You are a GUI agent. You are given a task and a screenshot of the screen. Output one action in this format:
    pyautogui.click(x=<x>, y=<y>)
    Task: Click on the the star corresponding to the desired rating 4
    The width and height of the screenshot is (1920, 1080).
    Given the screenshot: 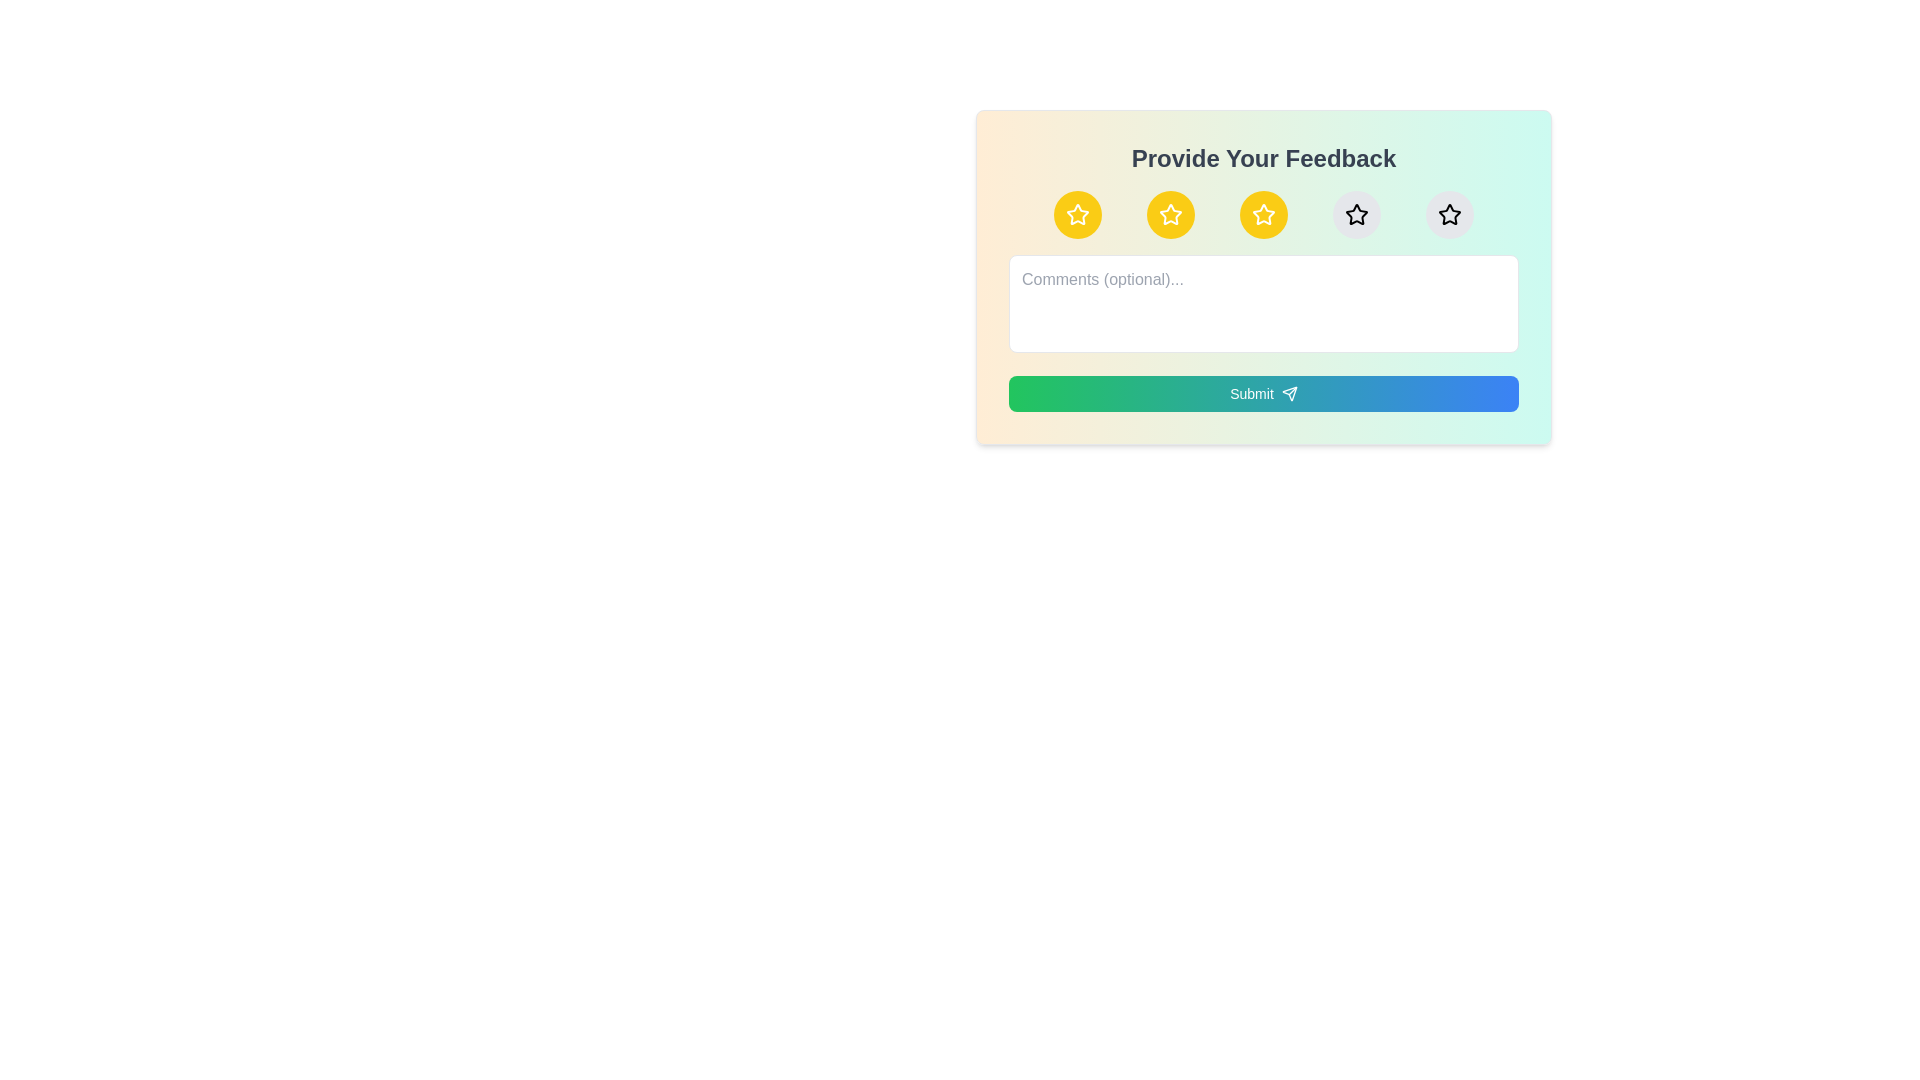 What is the action you would take?
    pyautogui.click(x=1357, y=215)
    